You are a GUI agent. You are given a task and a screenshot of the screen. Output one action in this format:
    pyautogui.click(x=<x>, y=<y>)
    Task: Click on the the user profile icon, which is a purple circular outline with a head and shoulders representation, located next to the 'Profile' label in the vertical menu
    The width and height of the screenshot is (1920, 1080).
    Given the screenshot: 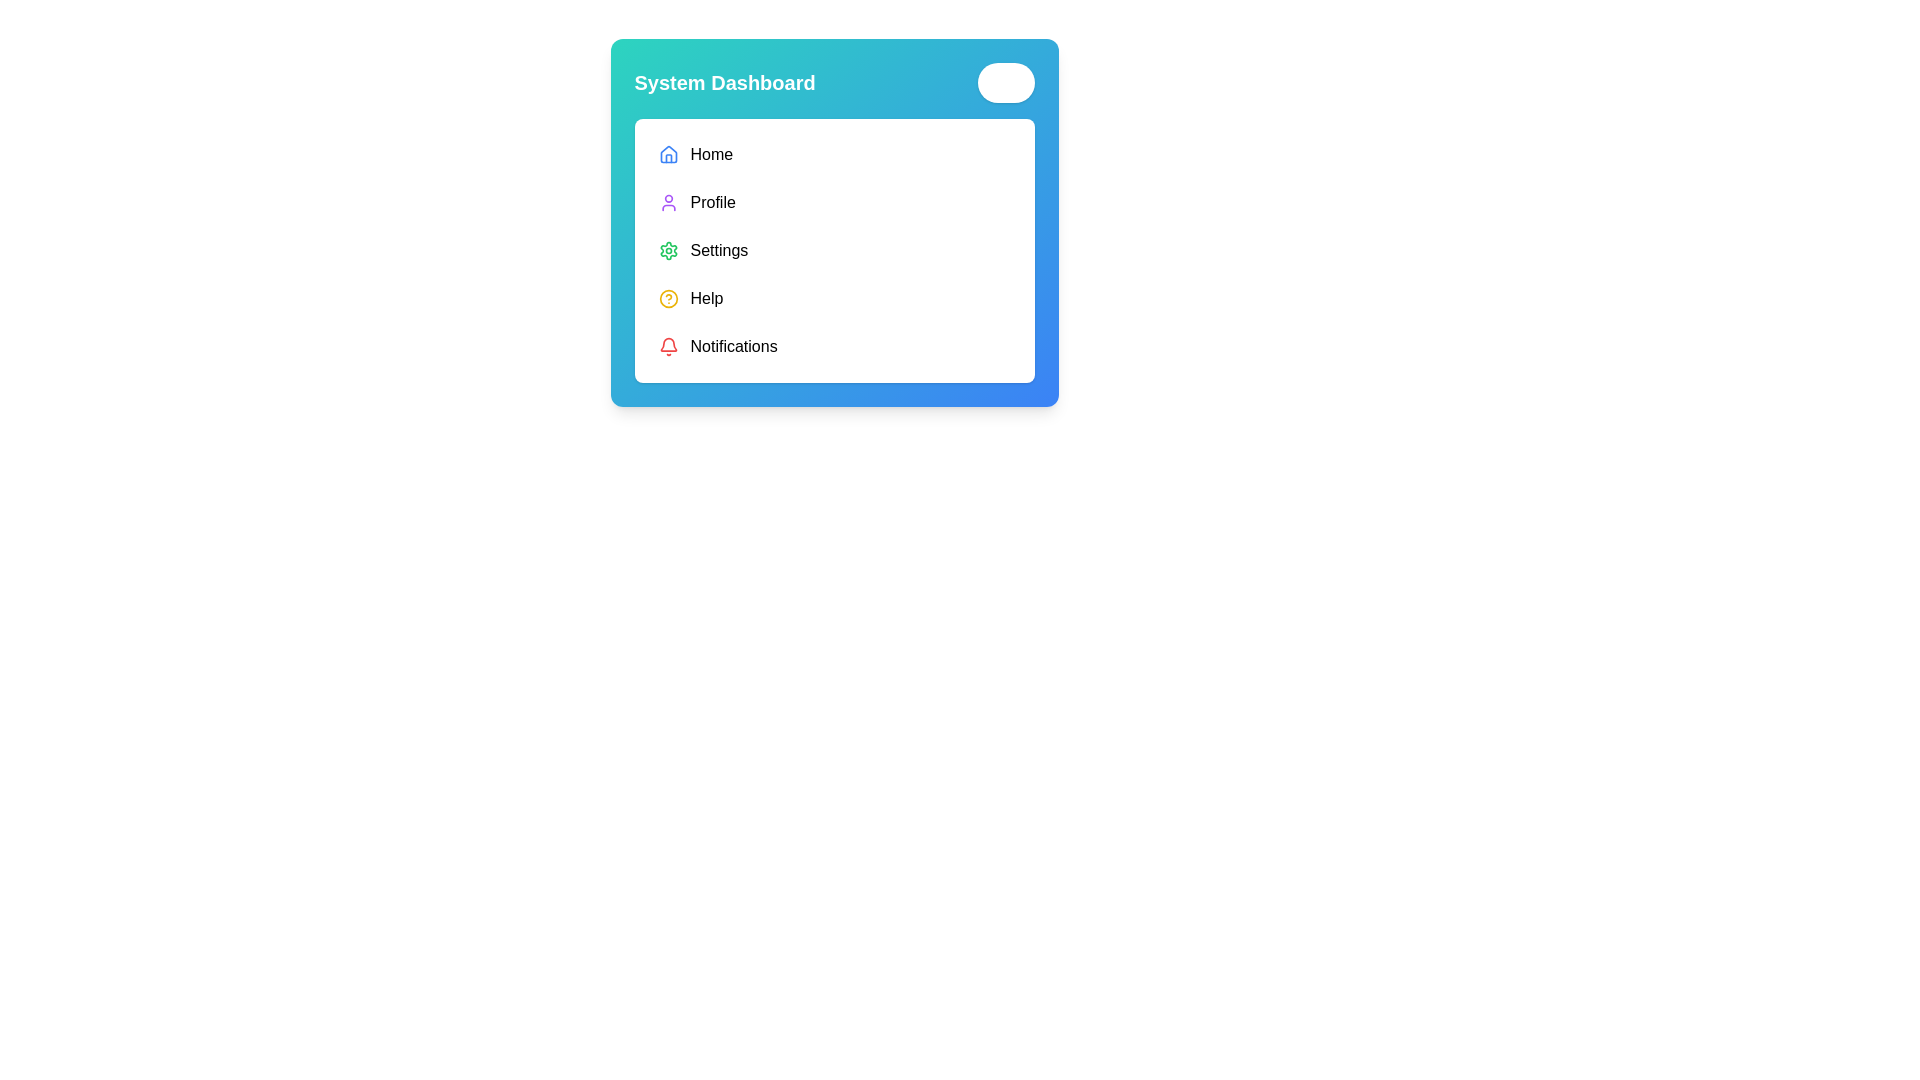 What is the action you would take?
    pyautogui.click(x=668, y=203)
    